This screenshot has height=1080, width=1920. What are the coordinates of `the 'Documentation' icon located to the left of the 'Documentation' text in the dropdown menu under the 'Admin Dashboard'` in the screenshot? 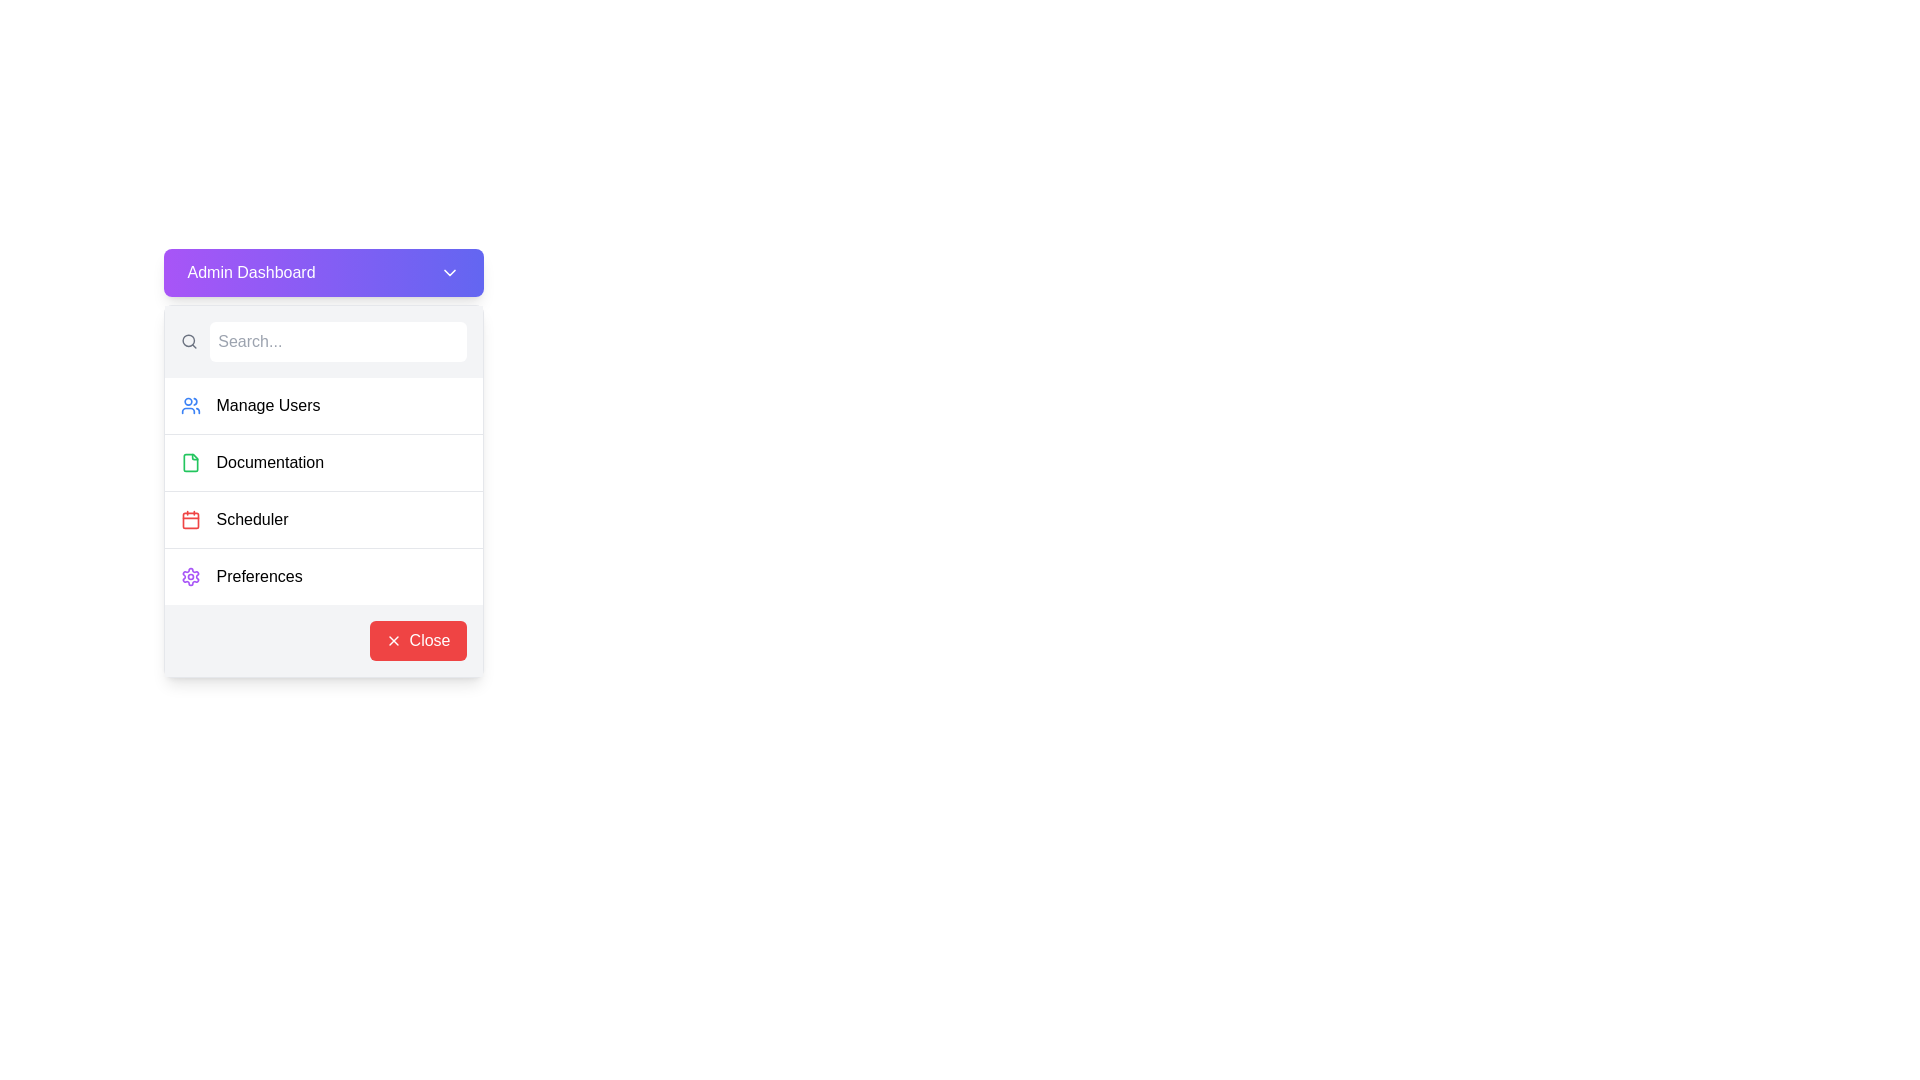 It's located at (190, 462).